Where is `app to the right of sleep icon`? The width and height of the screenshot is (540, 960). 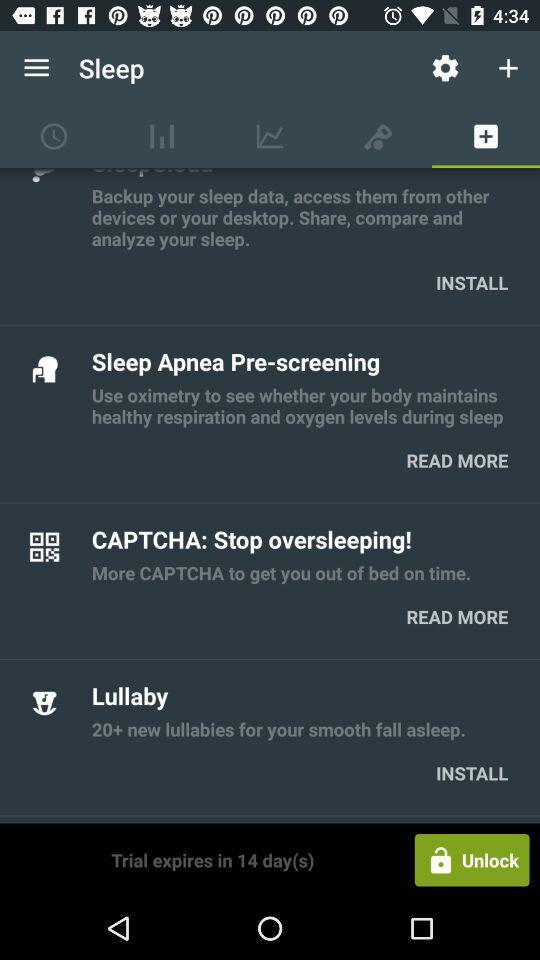 app to the right of sleep icon is located at coordinates (445, 68).